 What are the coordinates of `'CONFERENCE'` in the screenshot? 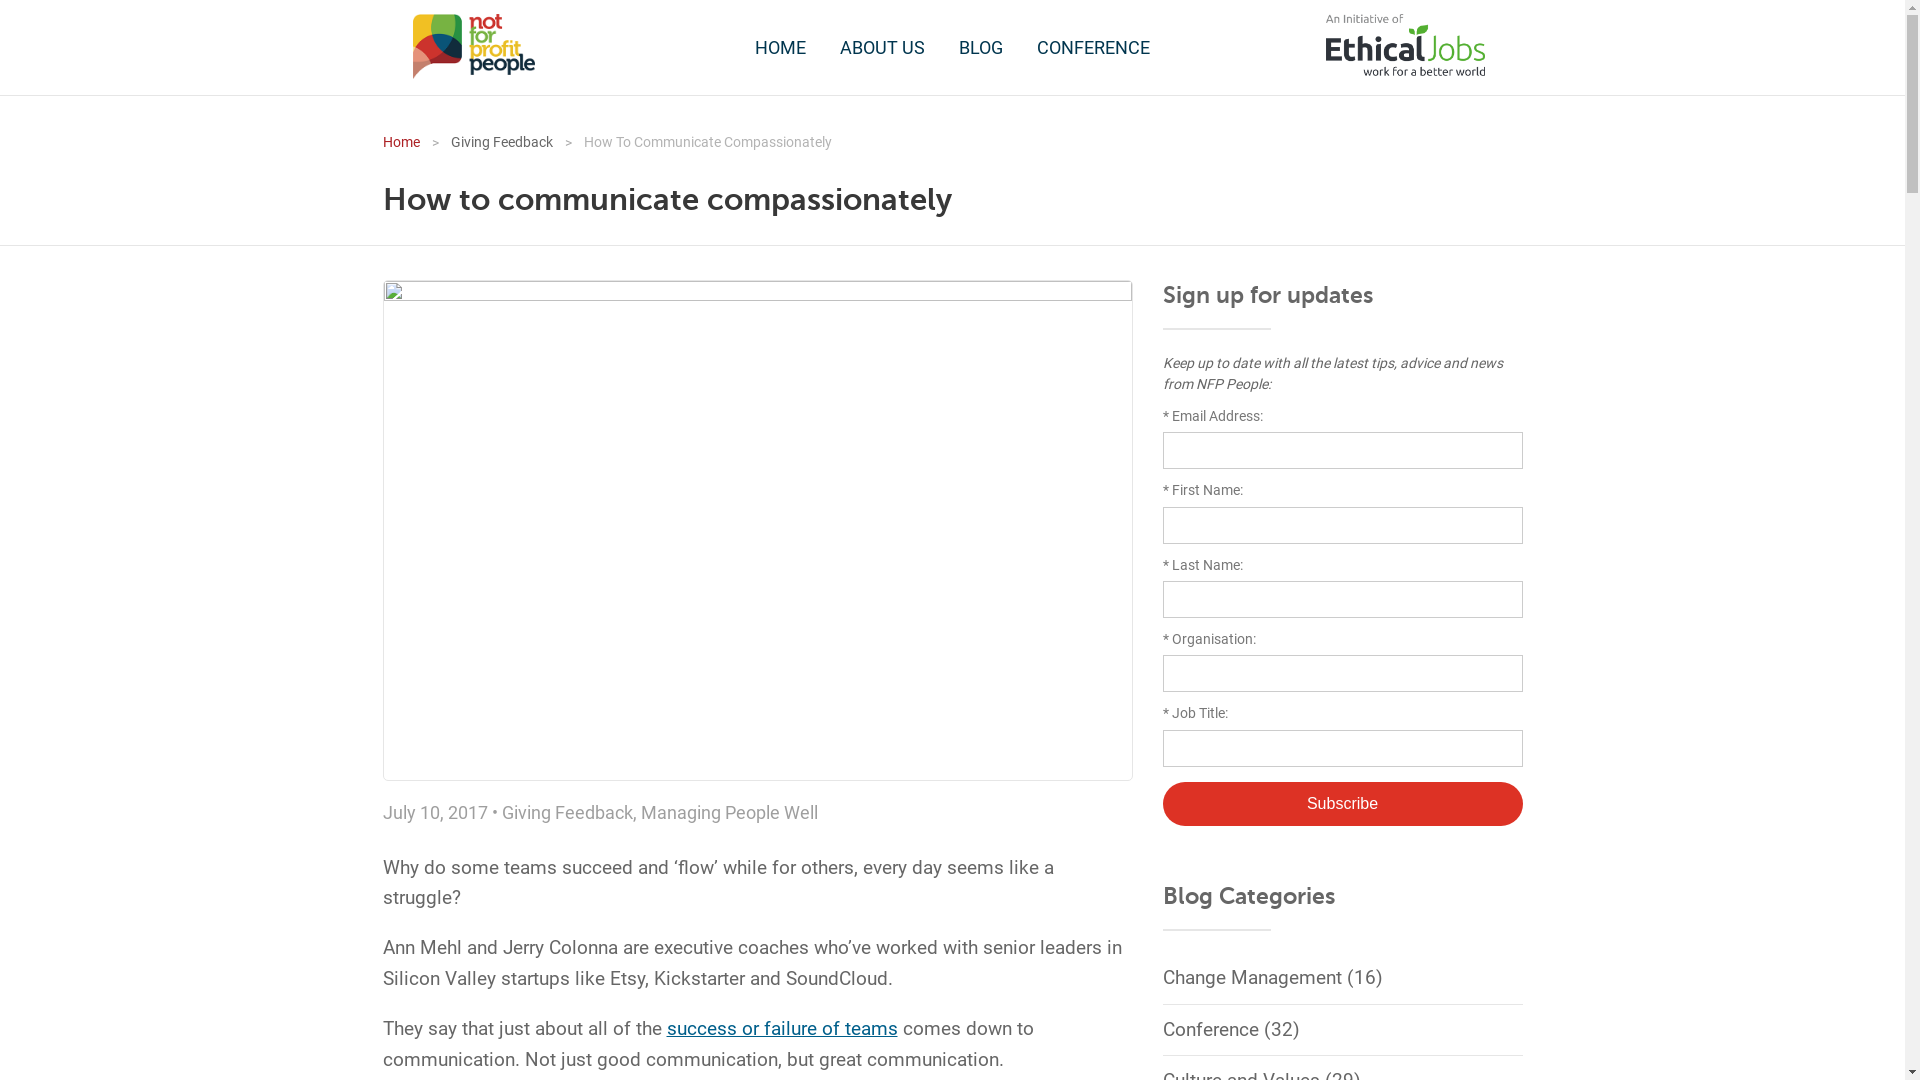 It's located at (1022, 46).